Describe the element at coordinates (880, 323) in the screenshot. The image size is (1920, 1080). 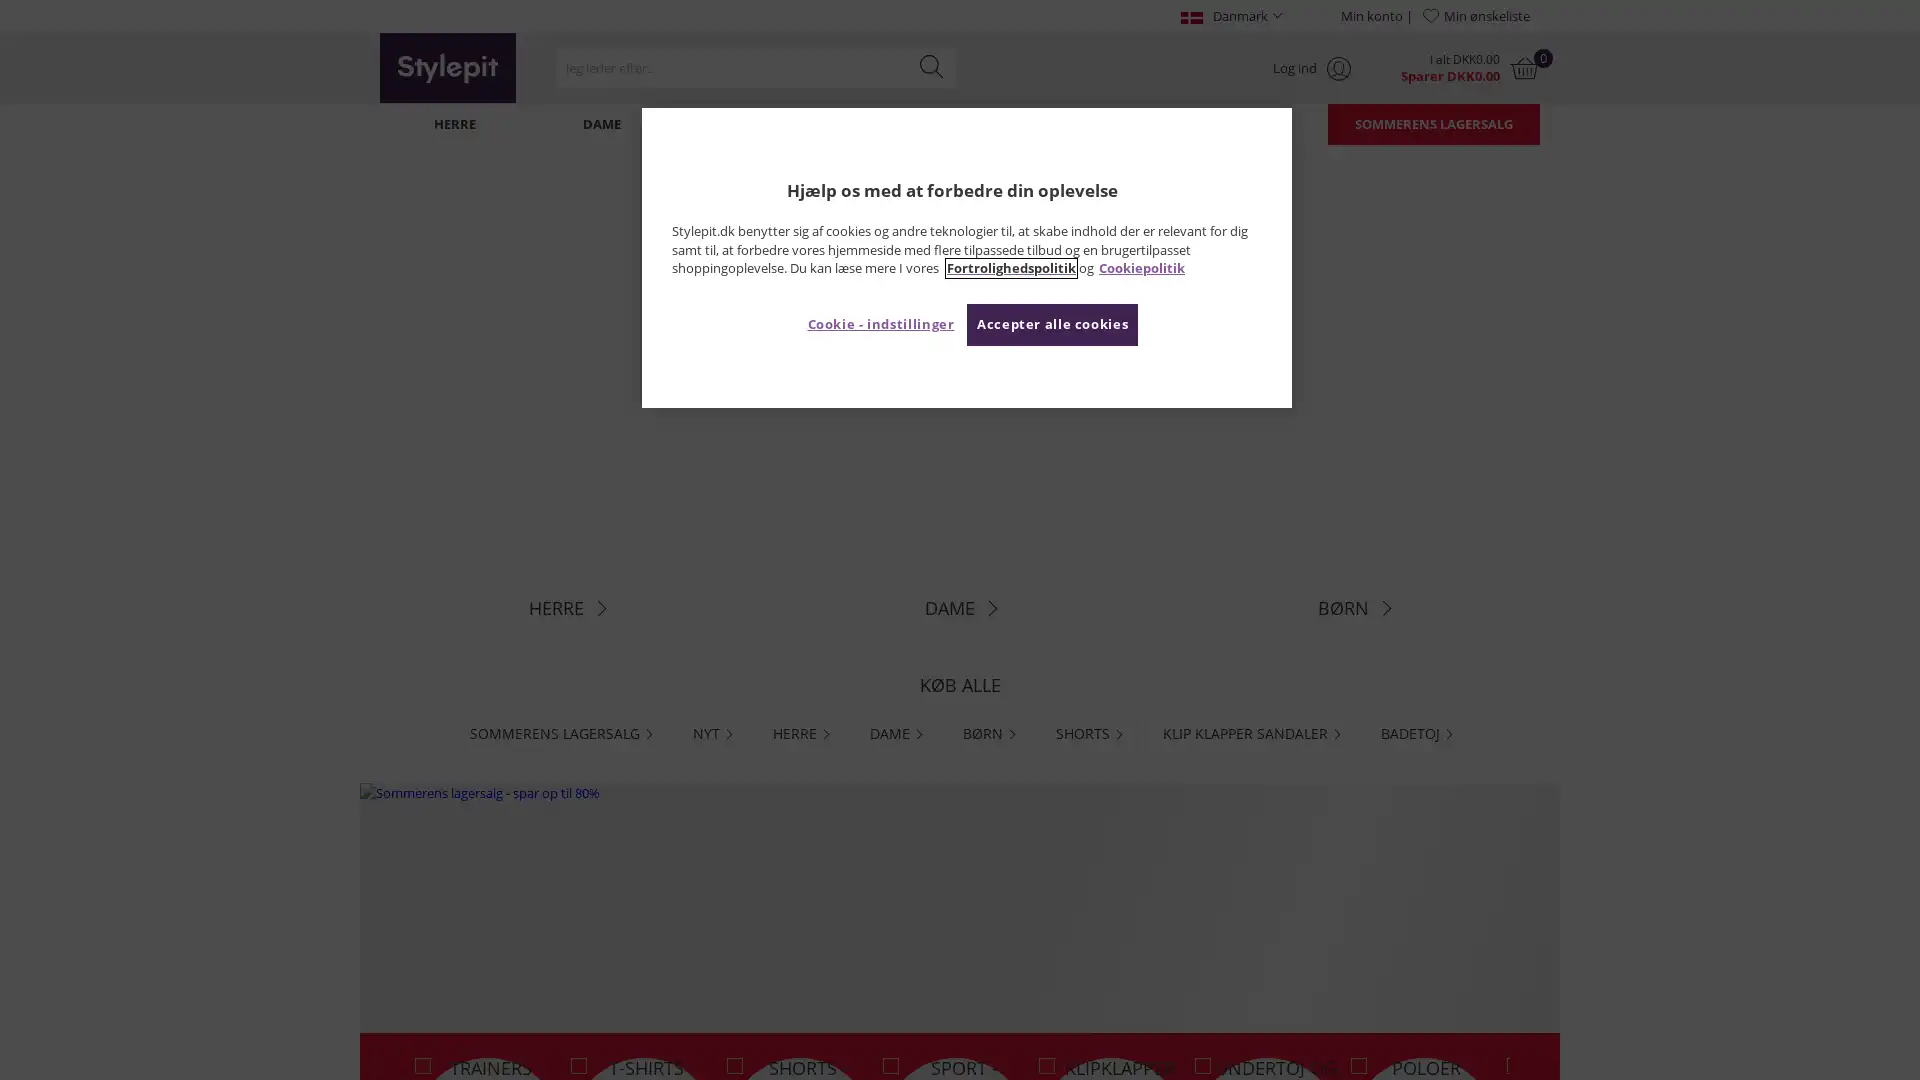
I see `Cookie - indstillinger` at that location.